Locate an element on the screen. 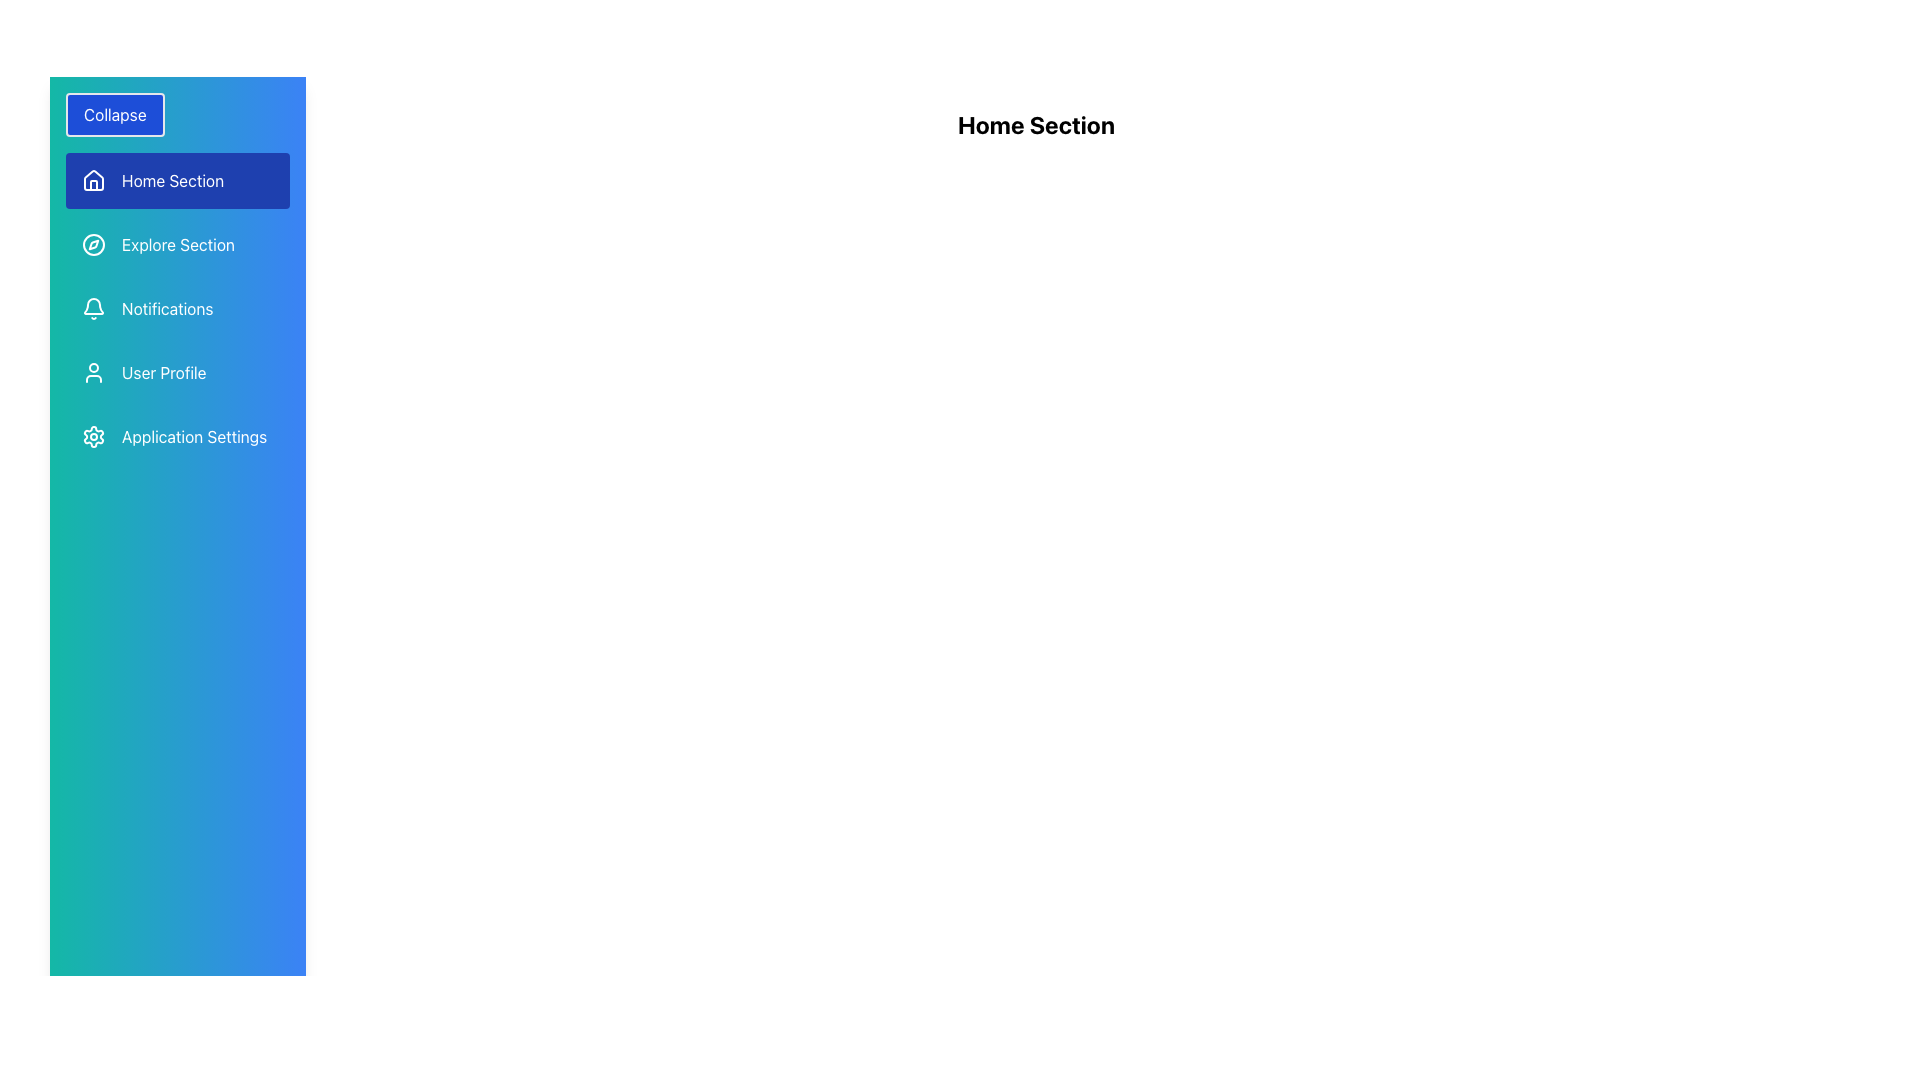 The height and width of the screenshot is (1080, 1920). the centered text label displaying 'Home Section' in bold and large font size is located at coordinates (1036, 124).